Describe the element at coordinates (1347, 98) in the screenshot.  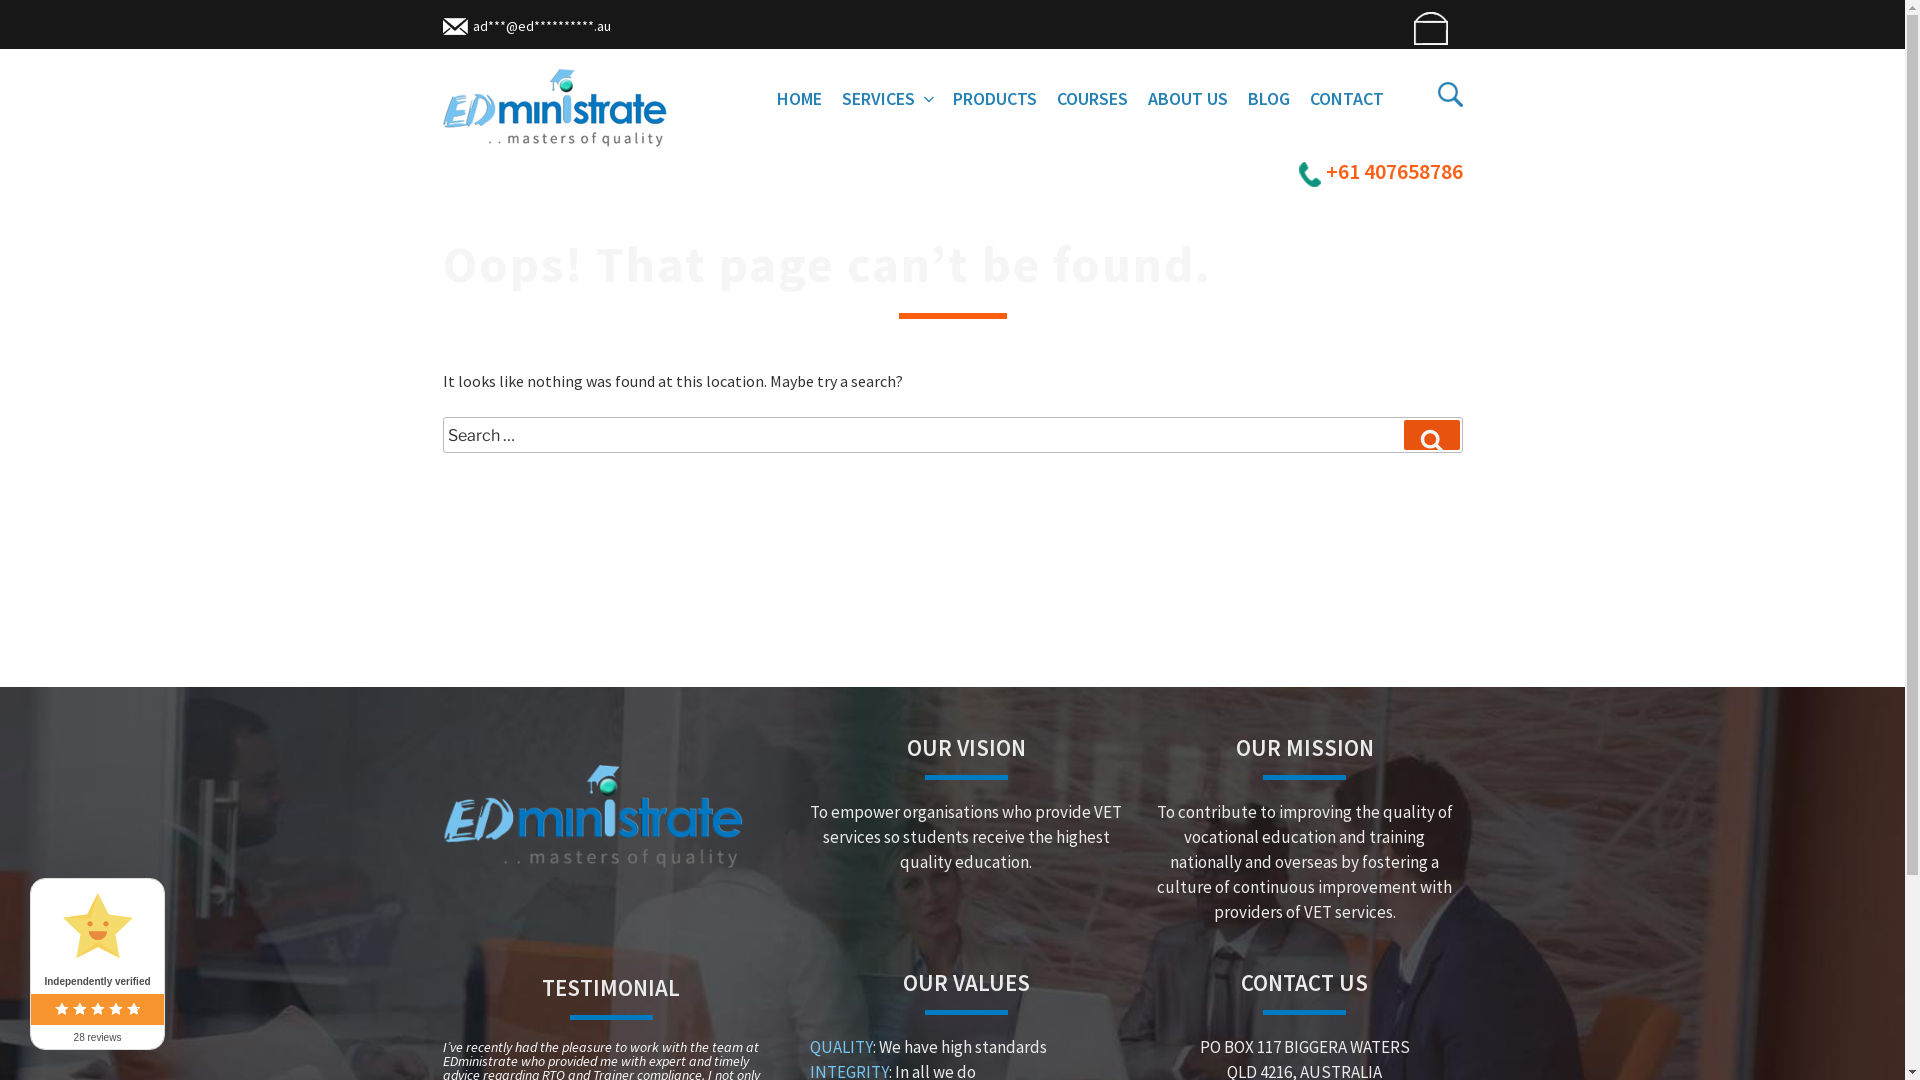
I see `'CONTACT'` at that location.